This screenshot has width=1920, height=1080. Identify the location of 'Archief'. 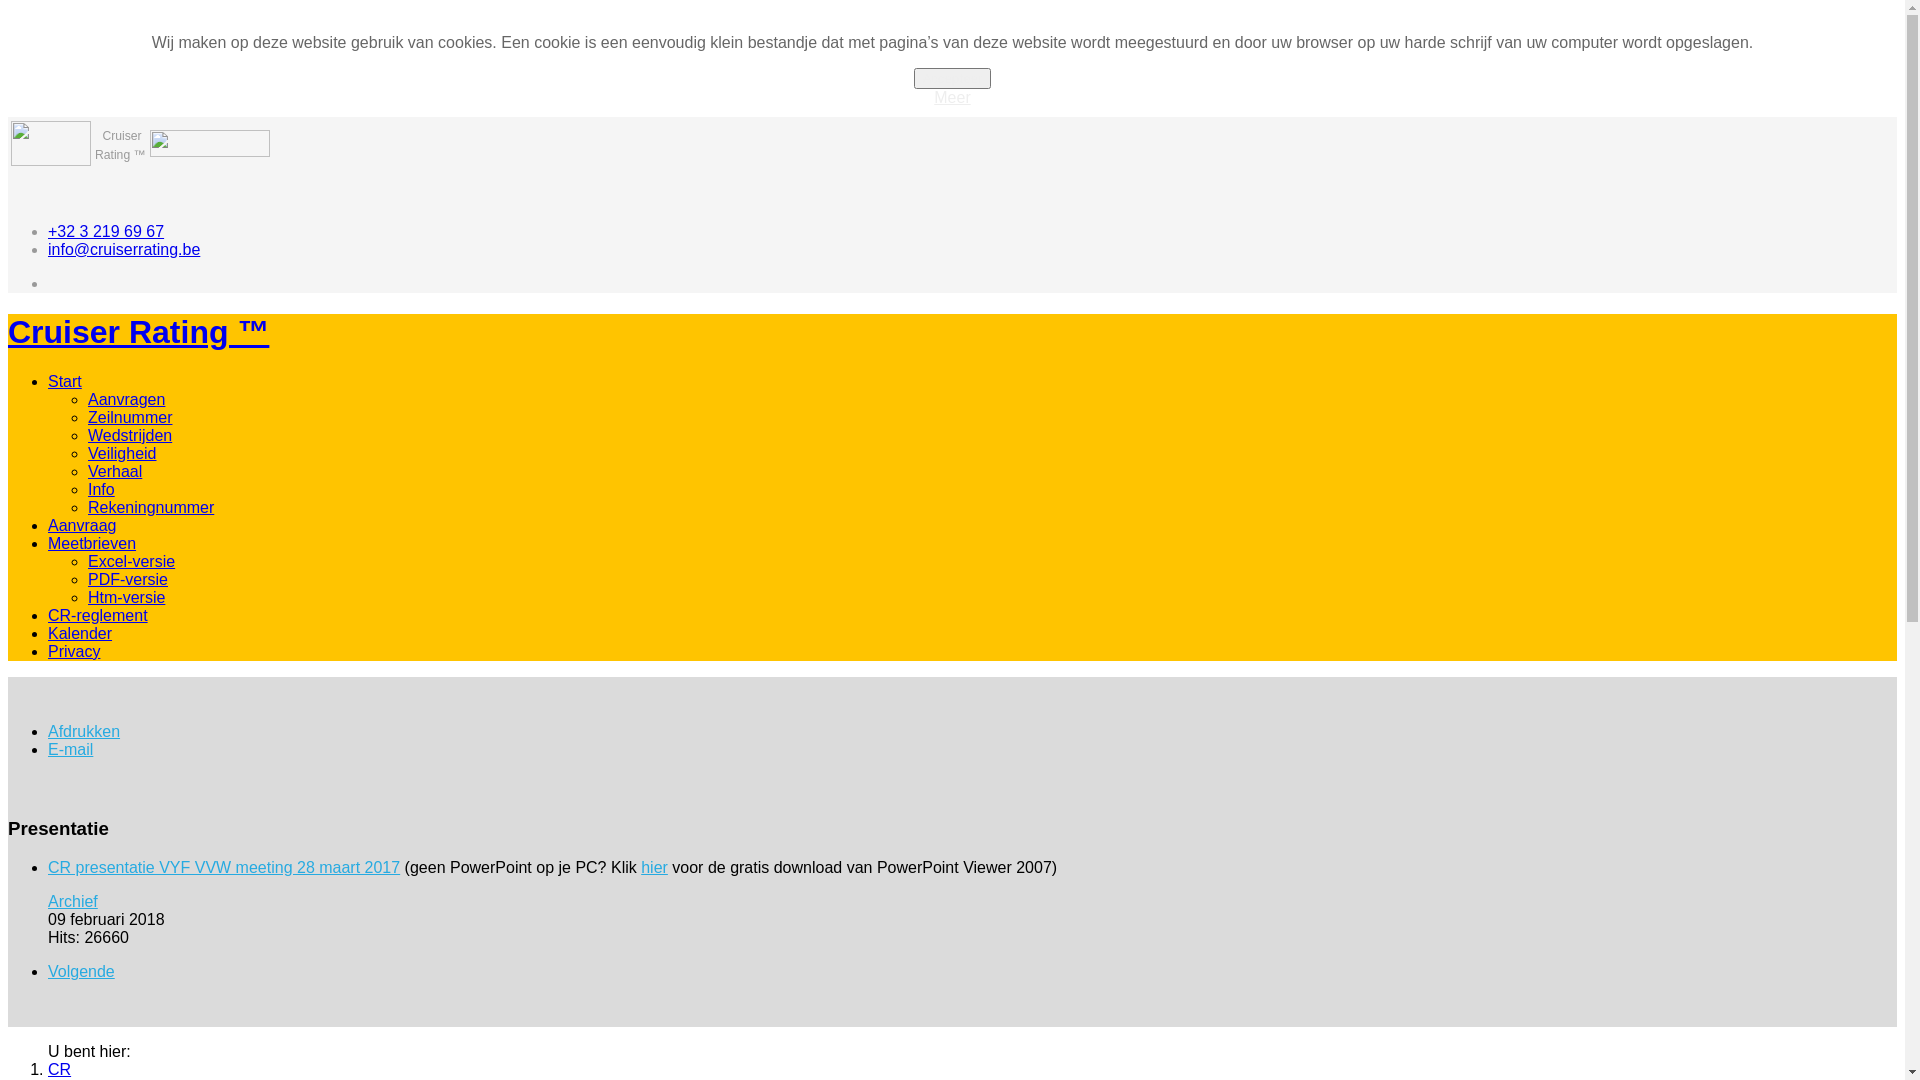
(72, 901).